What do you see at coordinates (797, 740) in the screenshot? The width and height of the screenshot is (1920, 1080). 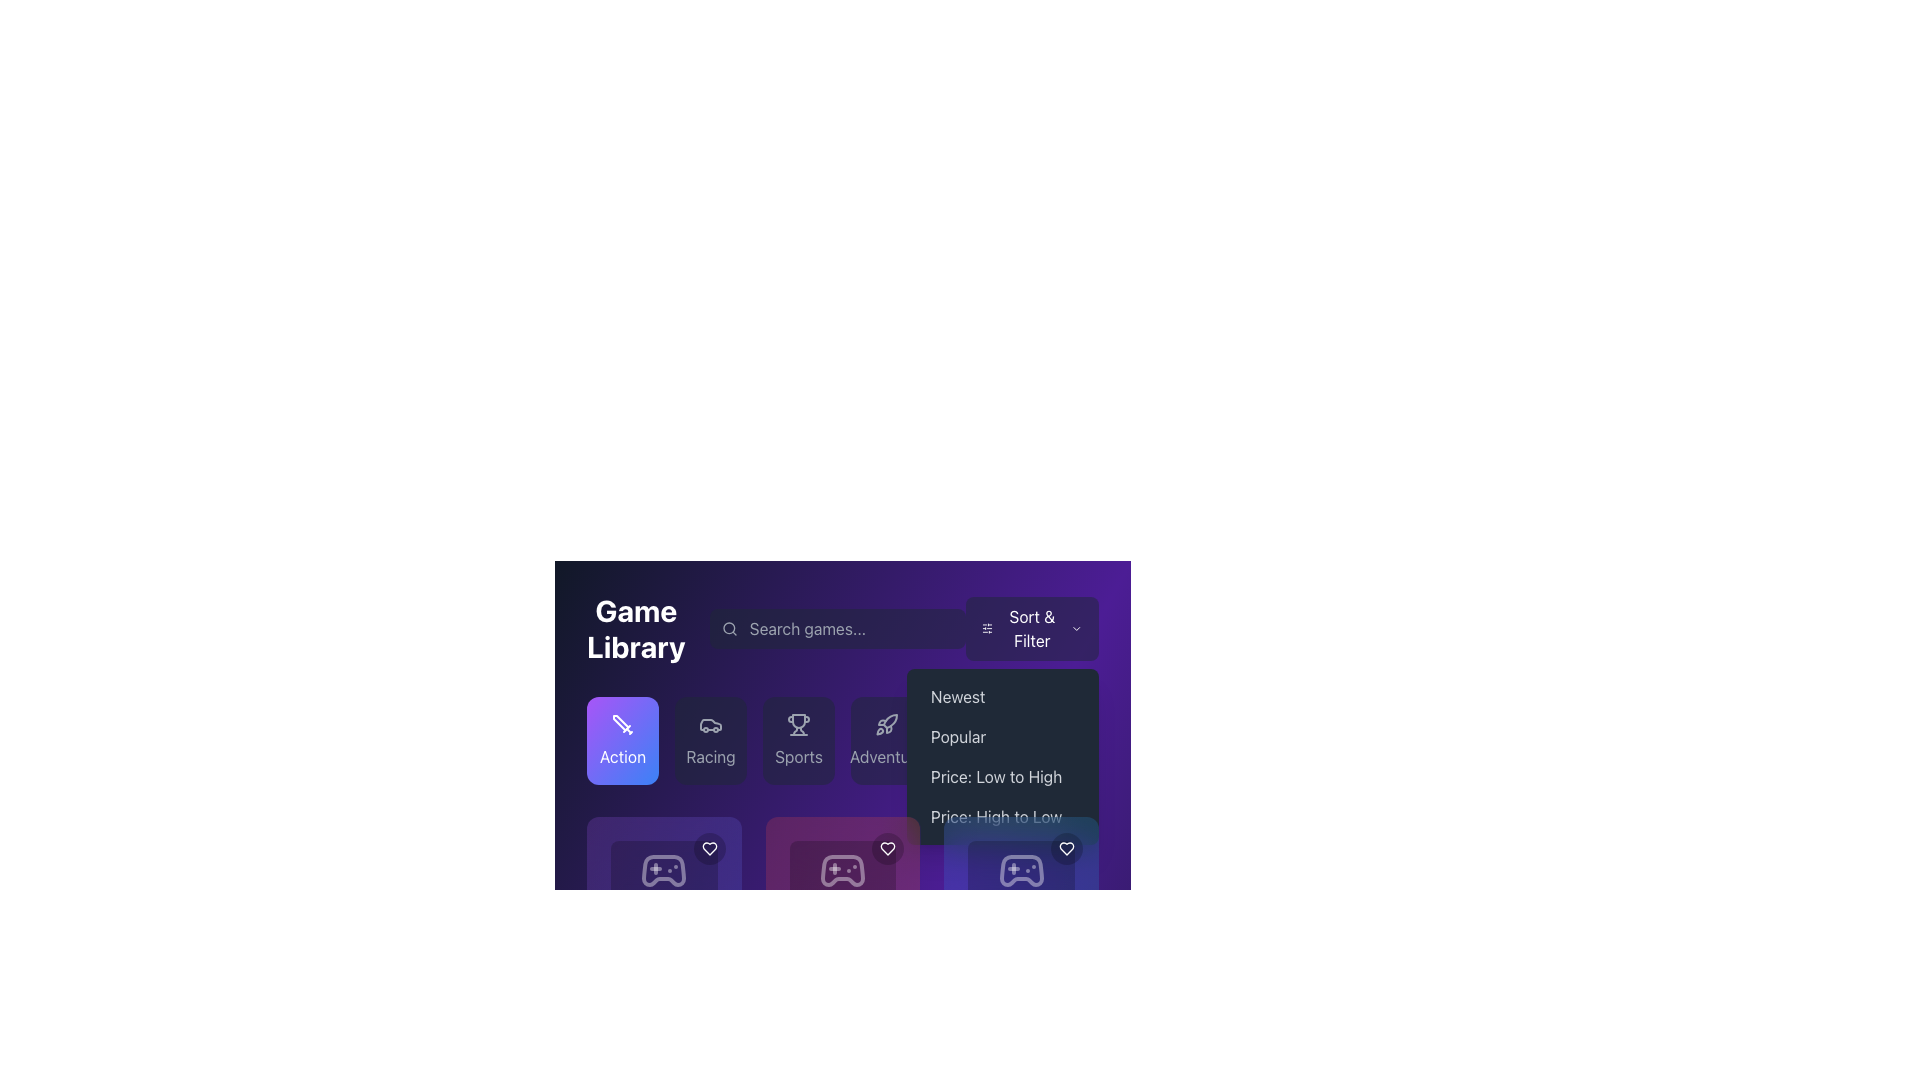 I see `the button labeled 'Sports', which features a trophy icon and is located in the grid of buttons, to filter or navigate to the Sports category` at bounding box center [797, 740].